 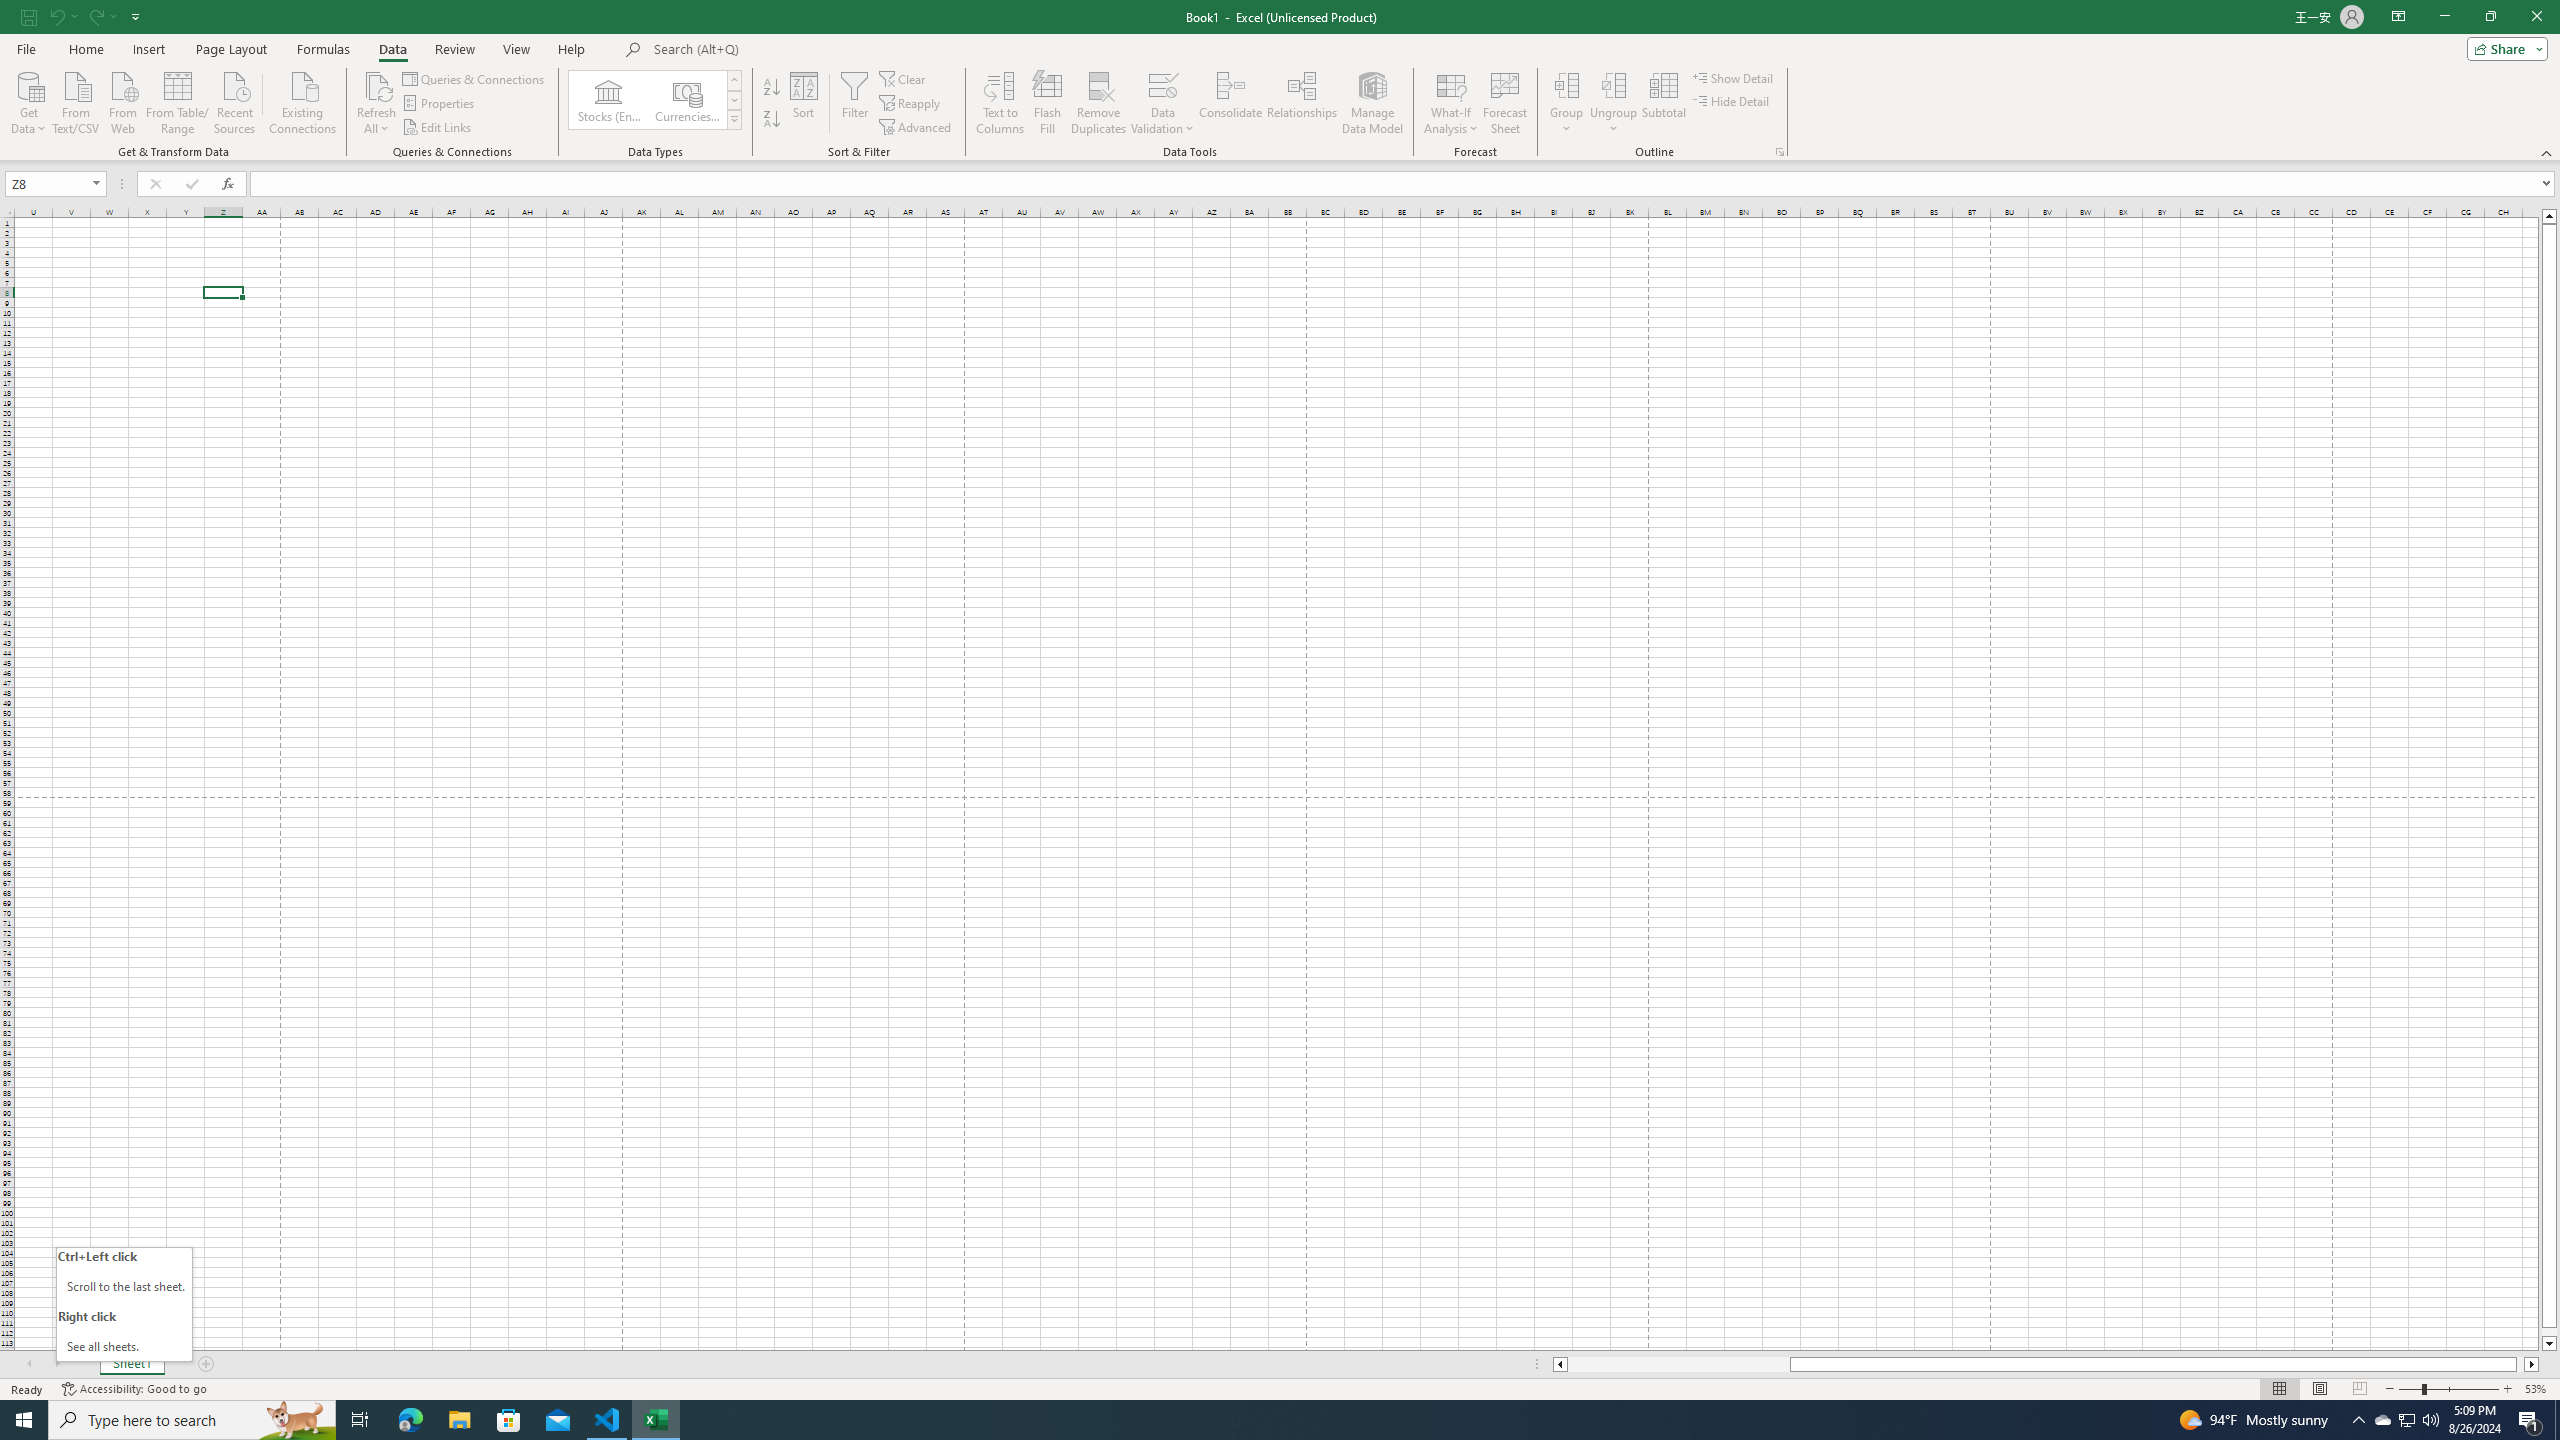 I want to click on 'Recent Sources', so click(x=235, y=100).